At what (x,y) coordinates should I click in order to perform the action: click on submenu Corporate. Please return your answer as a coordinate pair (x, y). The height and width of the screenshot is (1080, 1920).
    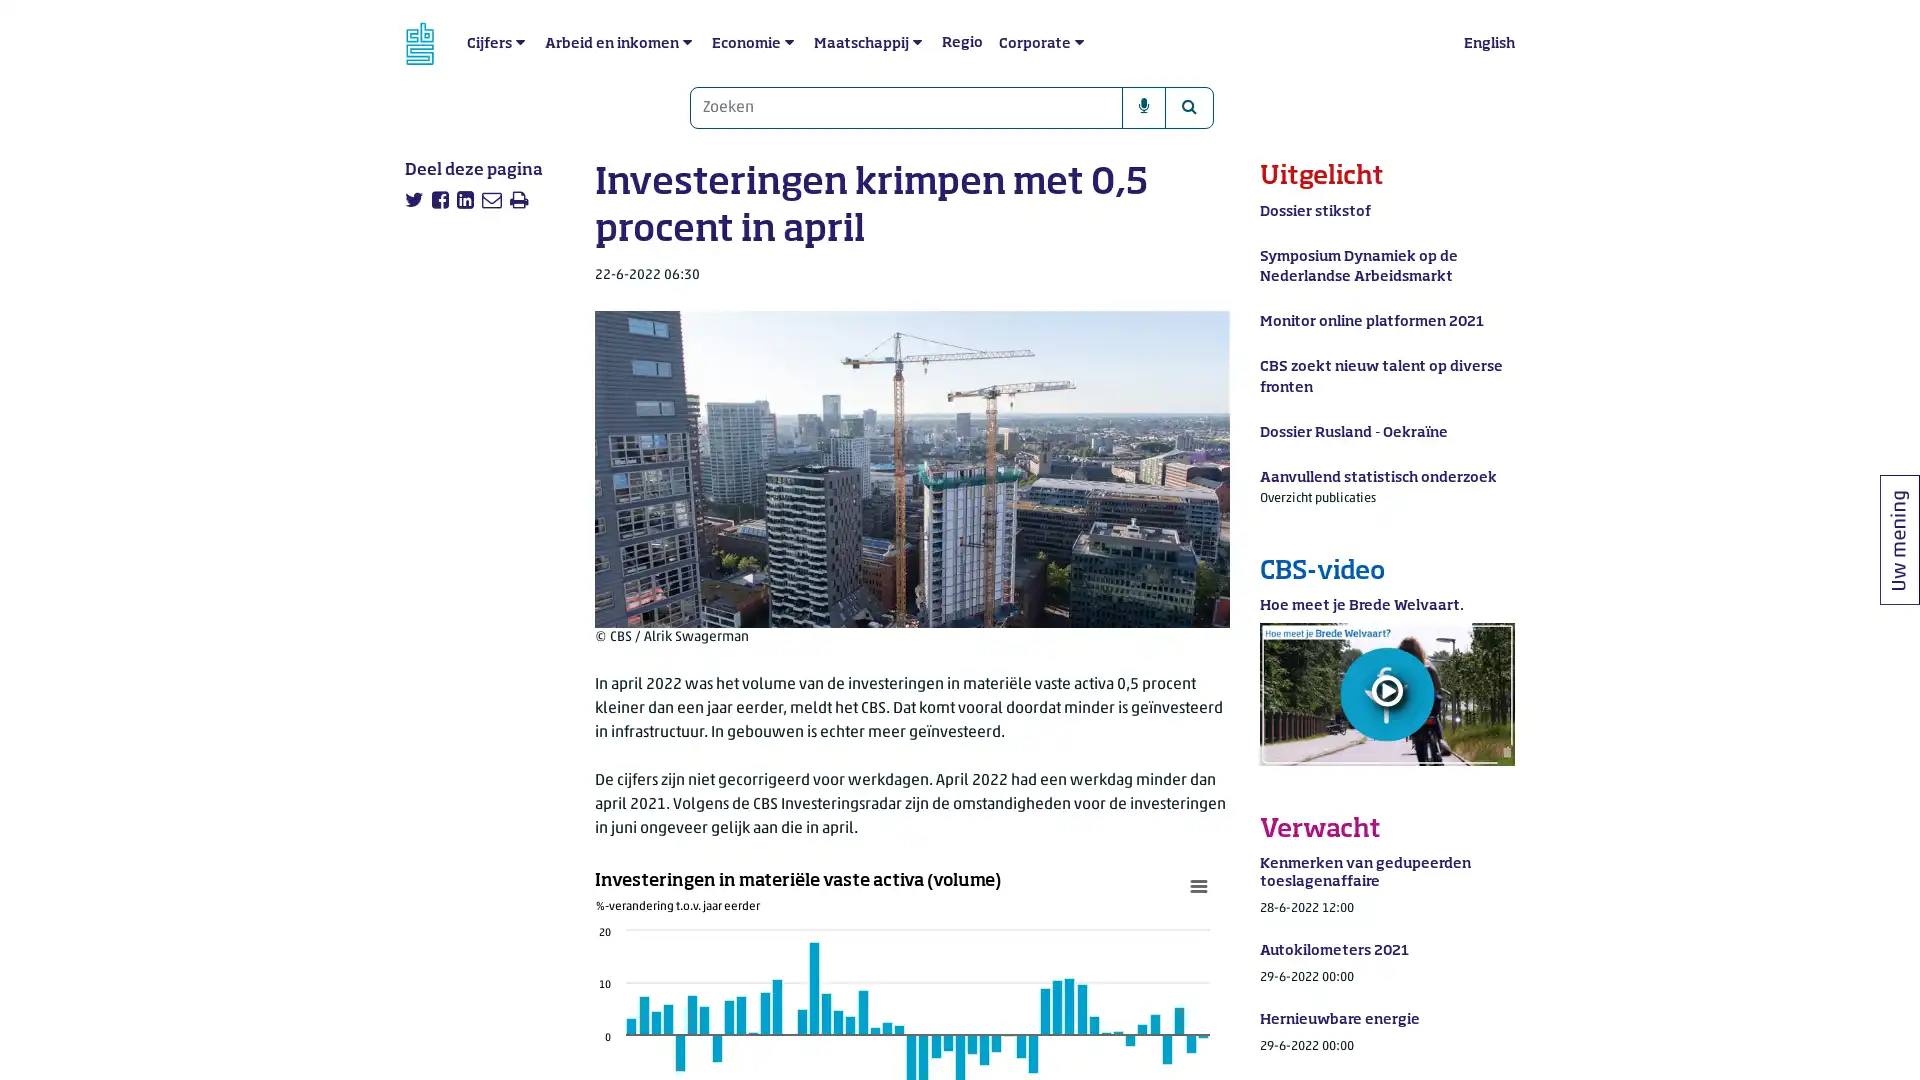
    Looking at the image, I should click on (1078, 42).